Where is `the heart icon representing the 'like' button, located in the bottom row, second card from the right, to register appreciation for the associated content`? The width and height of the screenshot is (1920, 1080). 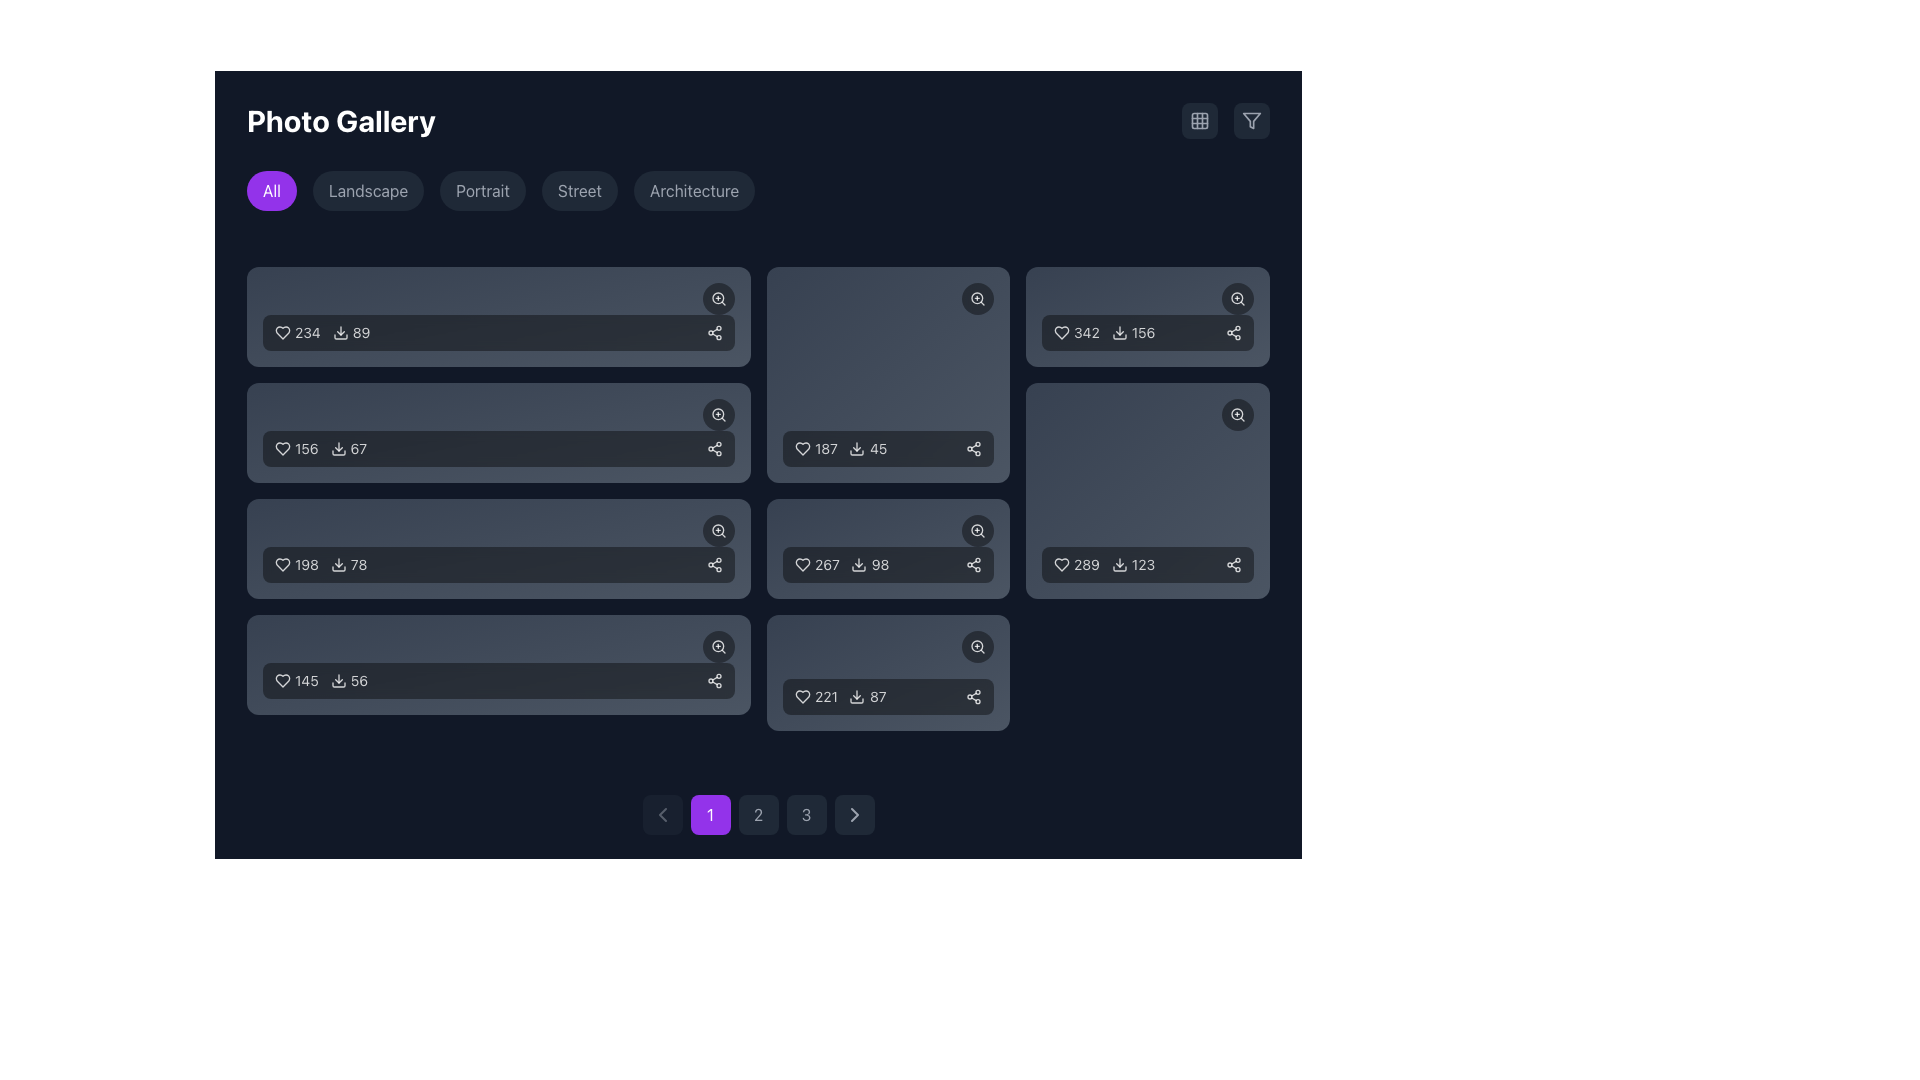 the heart icon representing the 'like' button, located in the bottom row, second card from the right, to register appreciation for the associated content is located at coordinates (1061, 564).